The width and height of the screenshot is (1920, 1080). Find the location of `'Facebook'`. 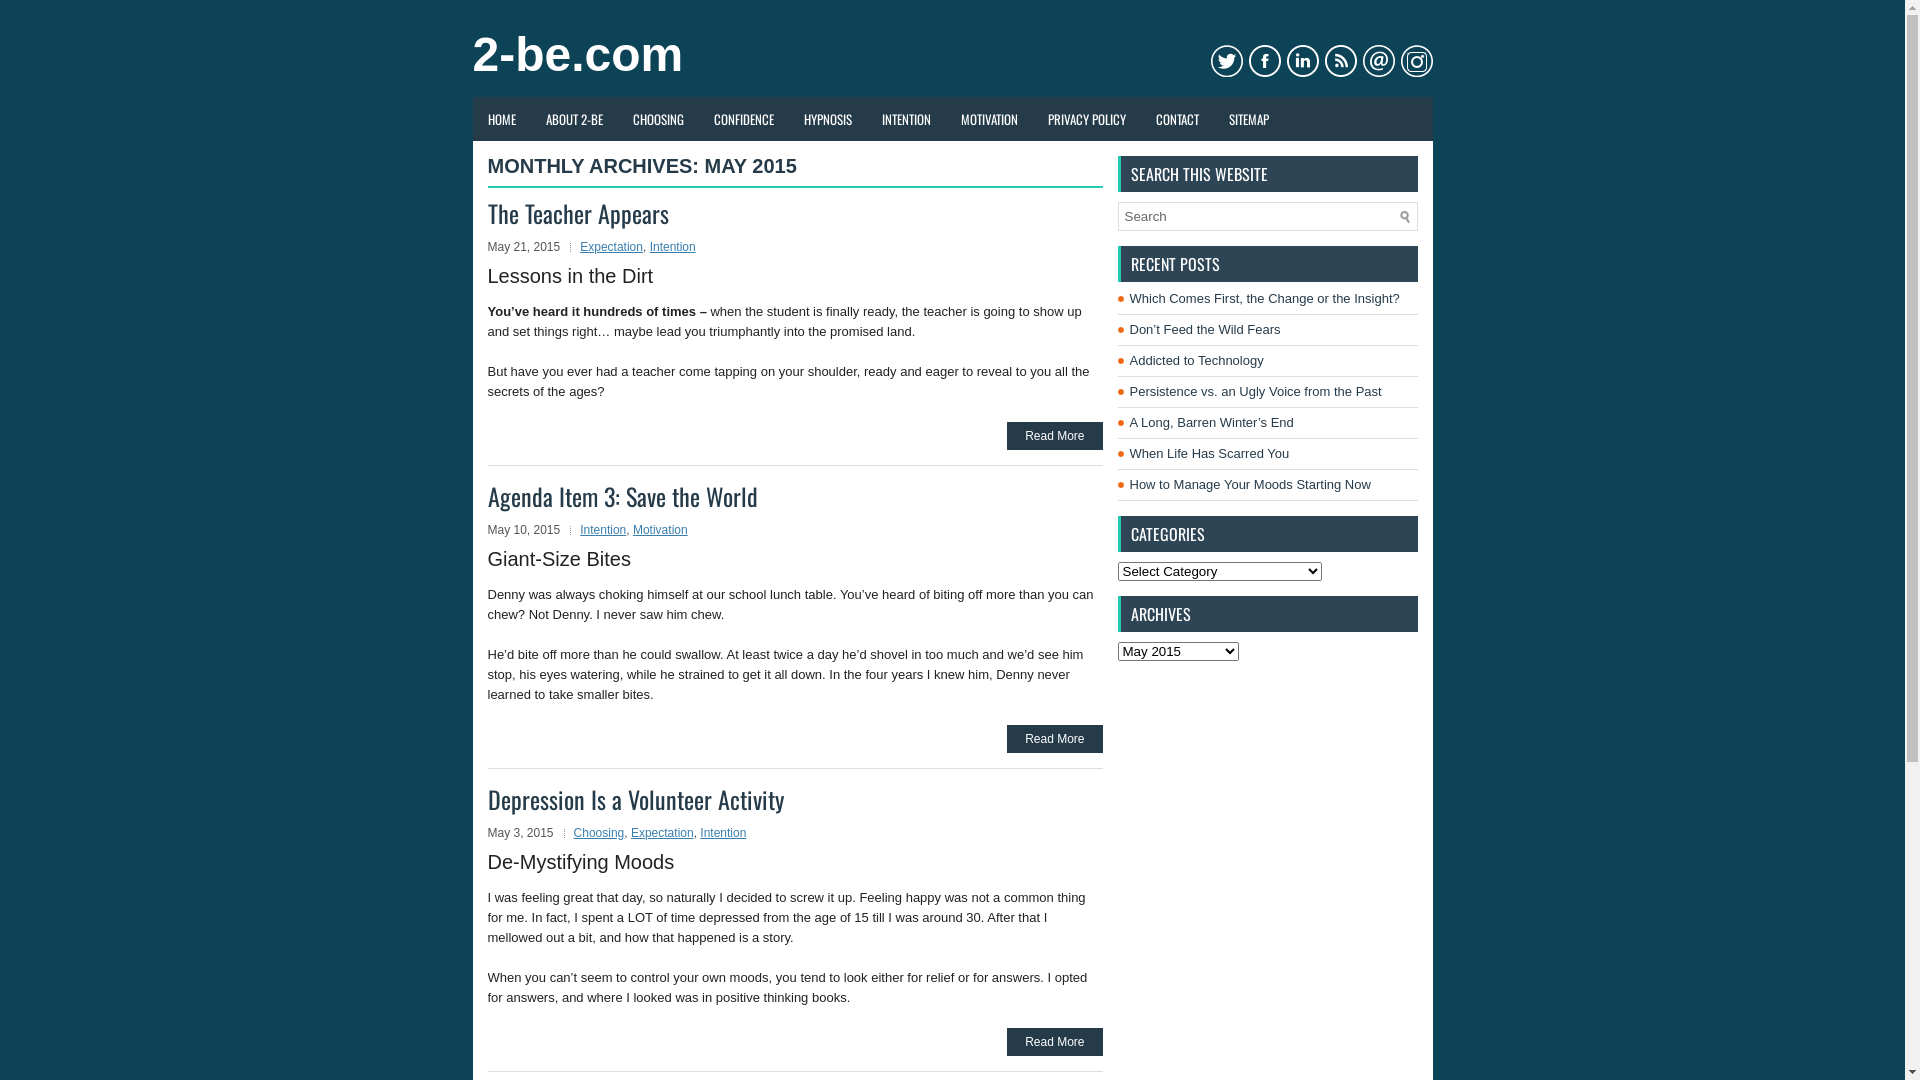

'Facebook' is located at coordinates (1247, 60).